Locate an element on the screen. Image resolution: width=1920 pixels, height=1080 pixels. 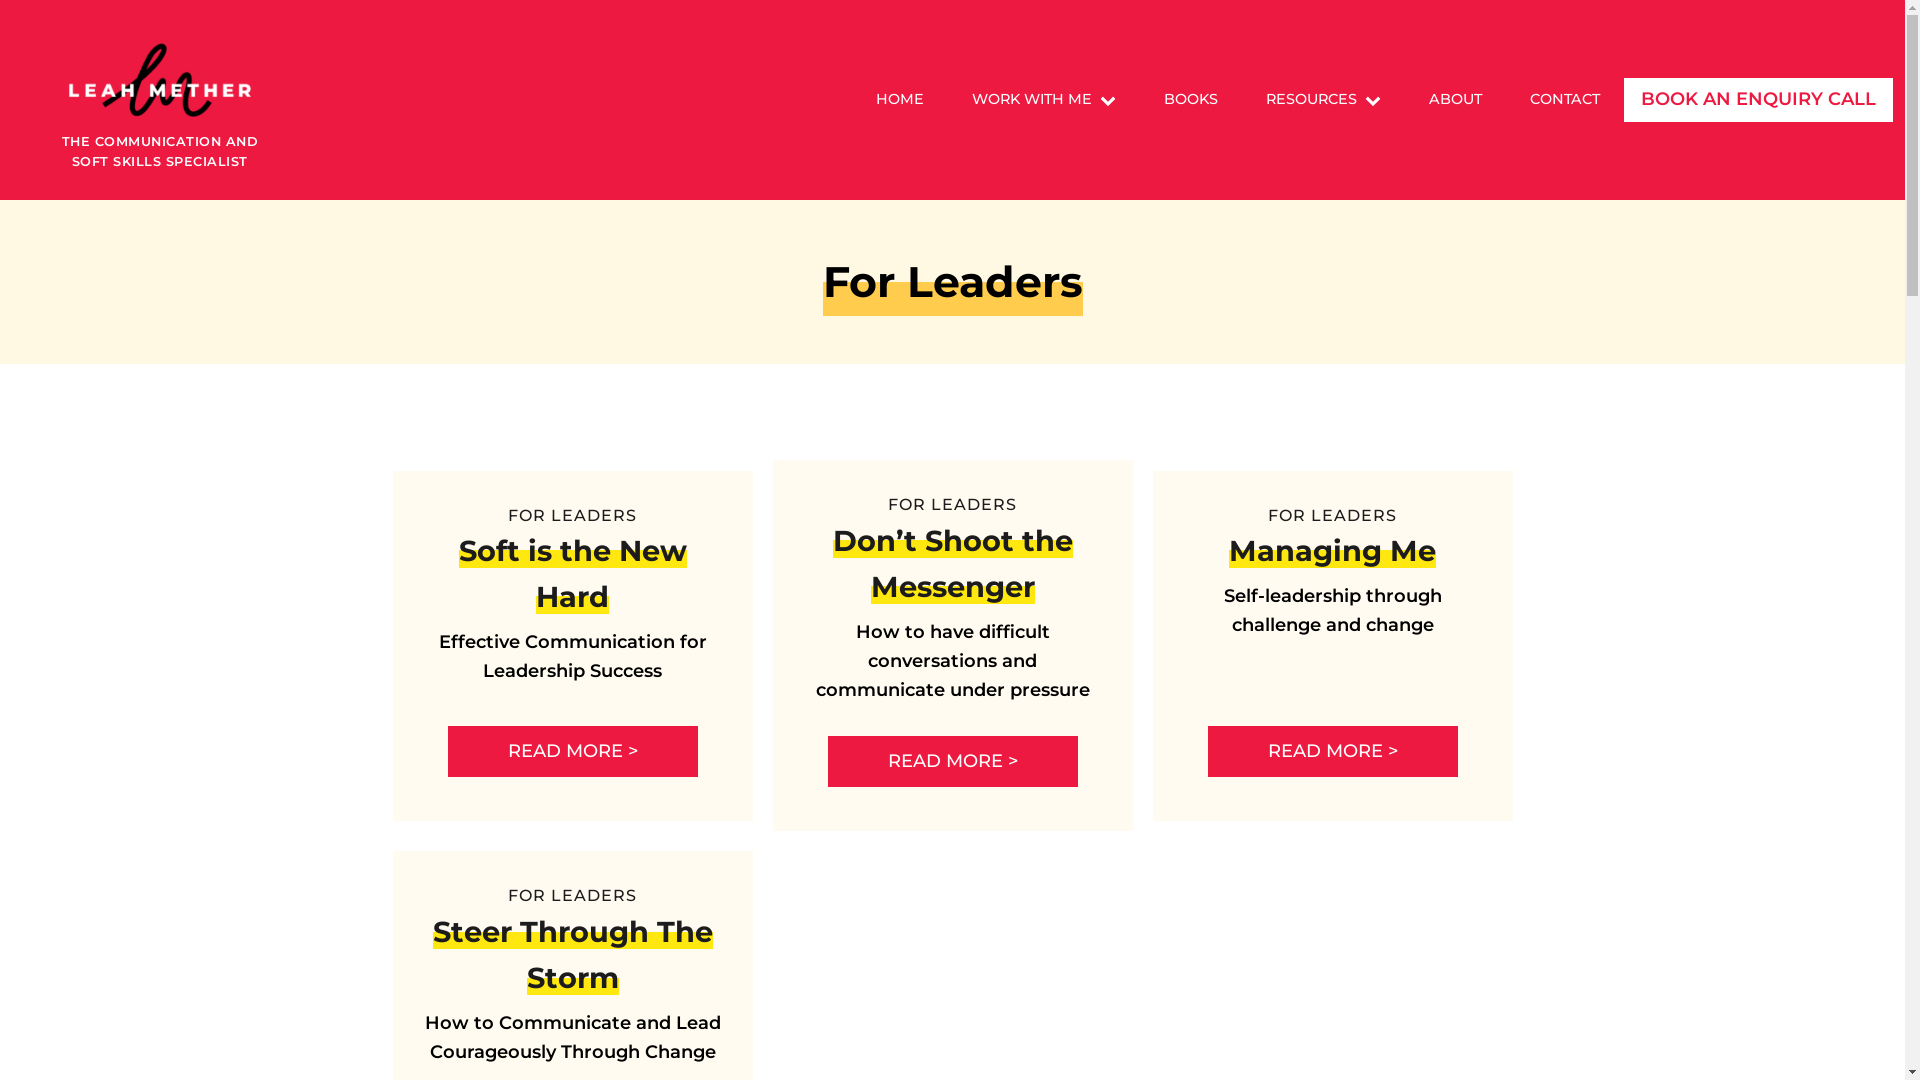
'CONTACT' is located at coordinates (1506, 99).